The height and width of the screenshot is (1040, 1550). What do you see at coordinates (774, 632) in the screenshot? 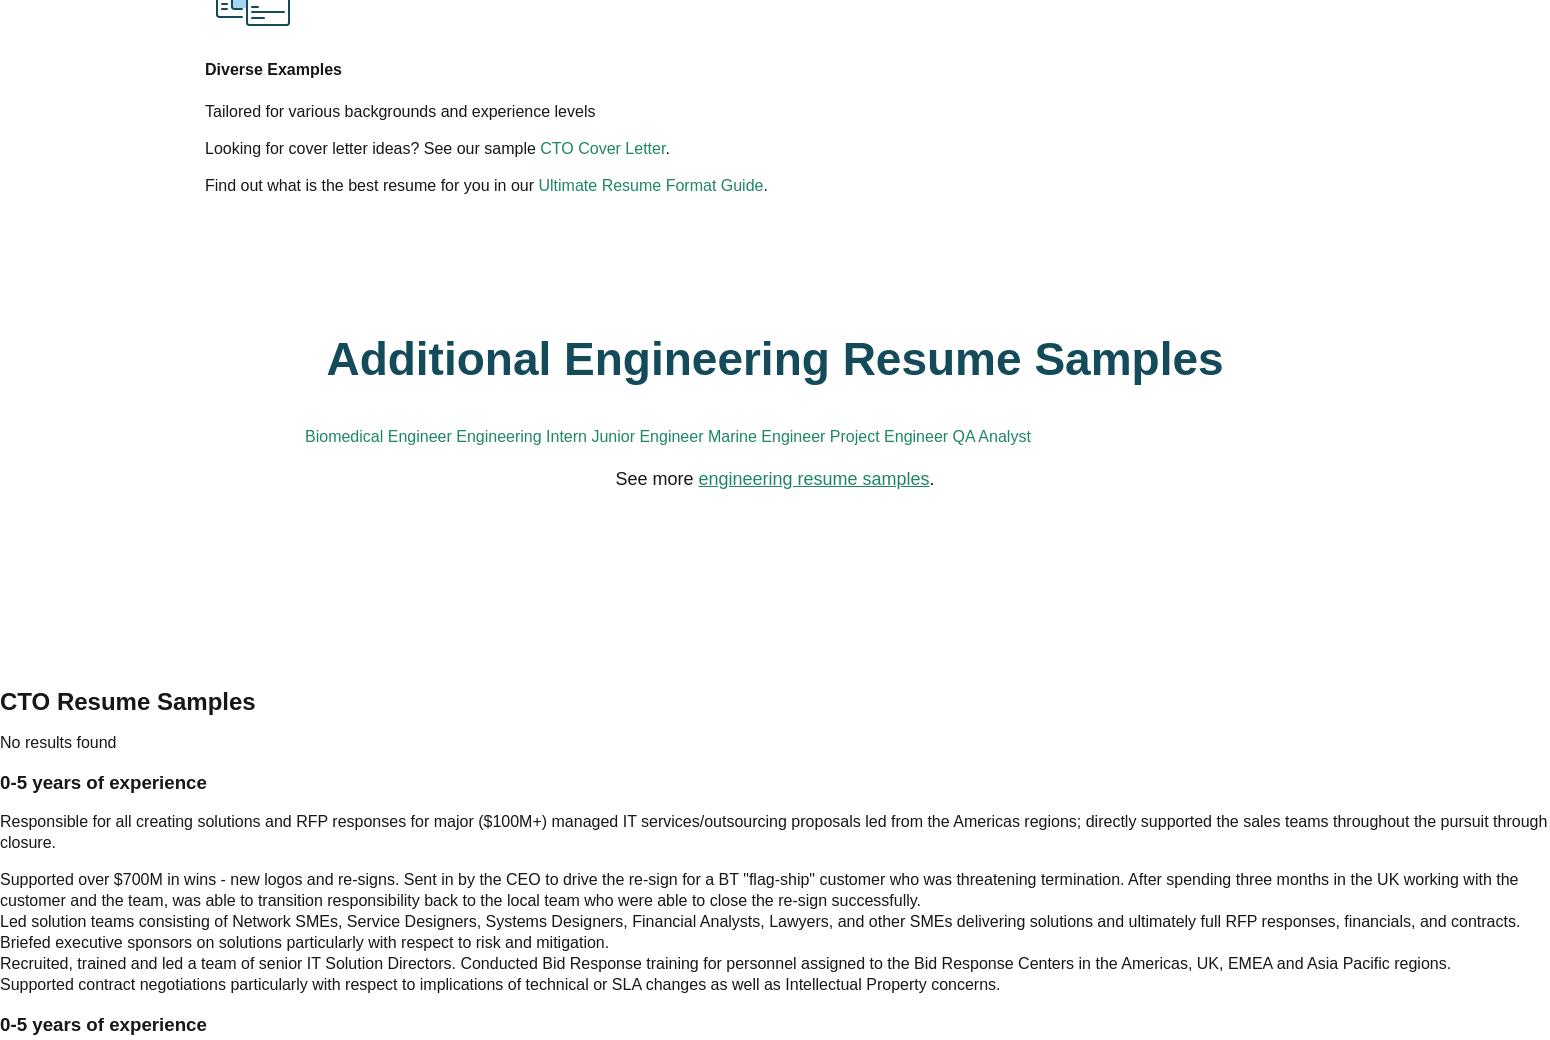
I see `'CTO Resume Samples'` at bounding box center [774, 632].